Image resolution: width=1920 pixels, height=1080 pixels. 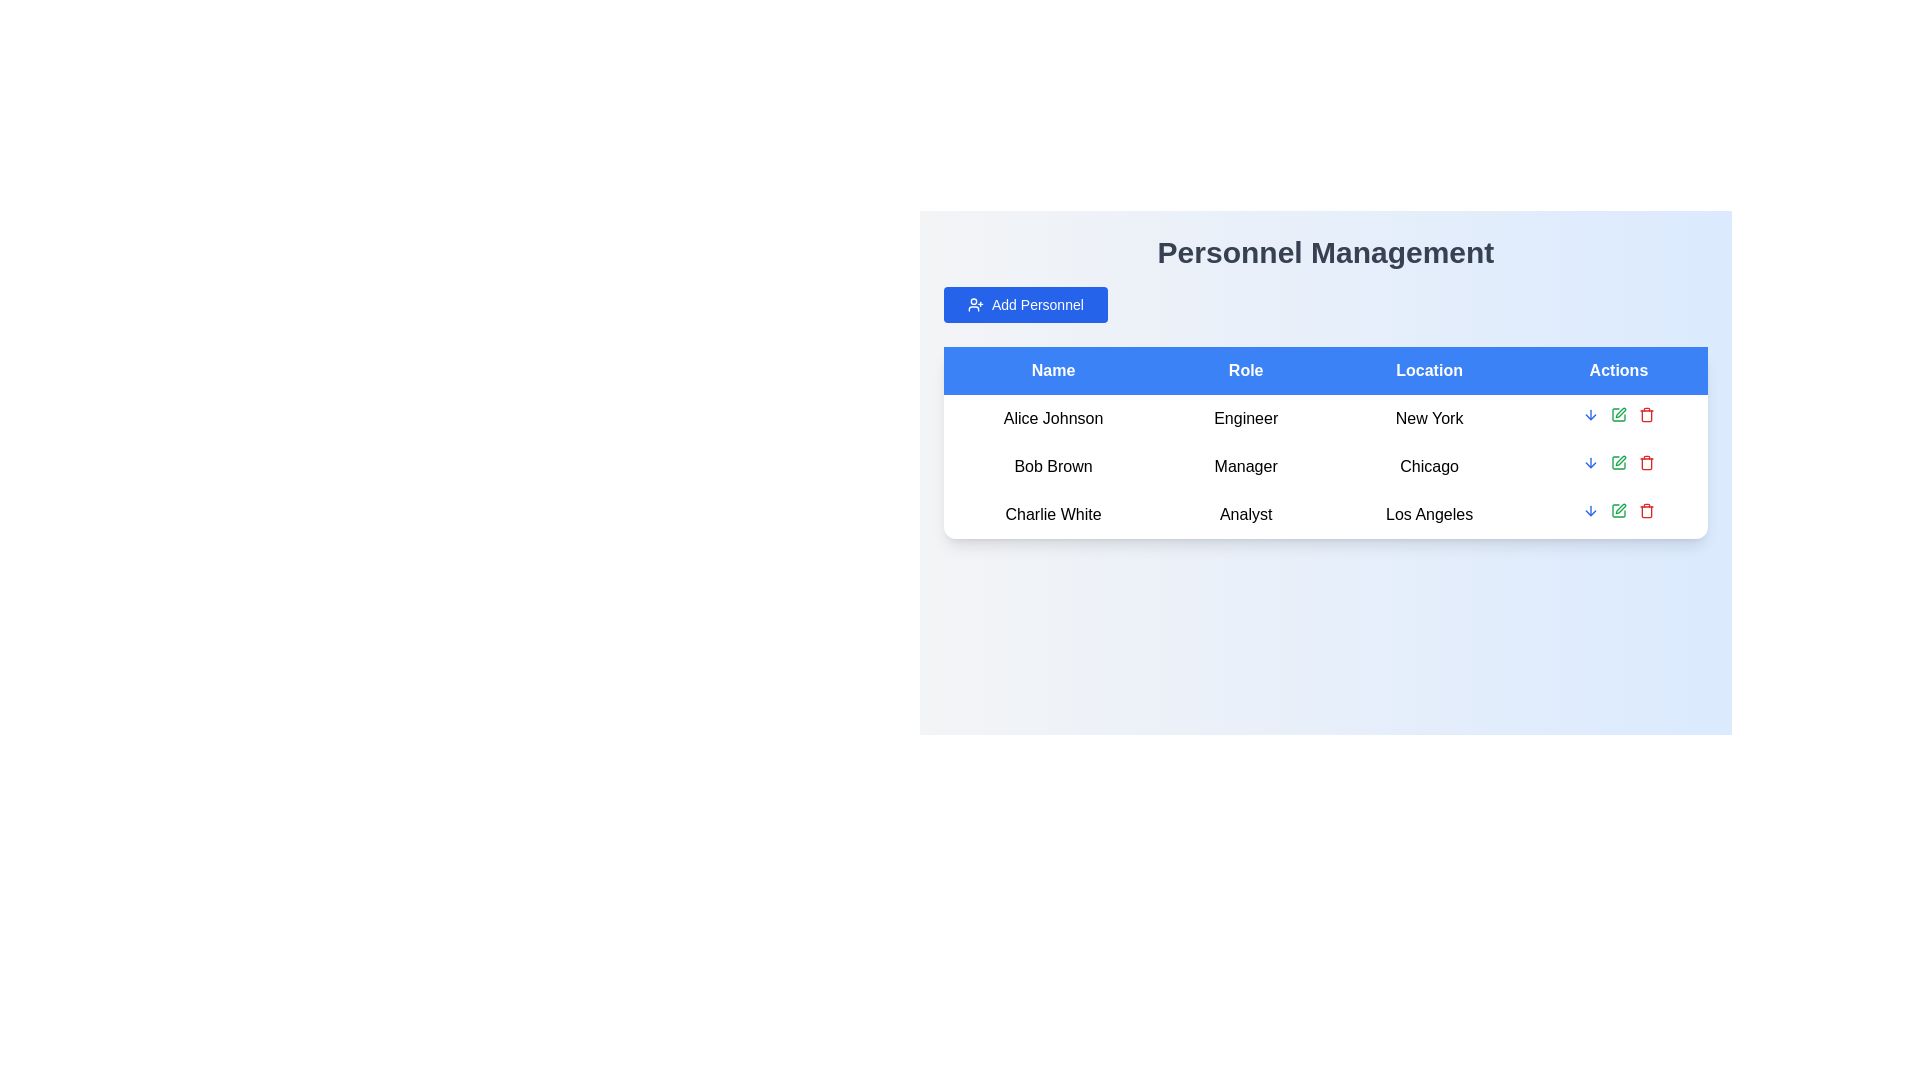 What do you see at coordinates (1325, 252) in the screenshot?
I see `the prominently styled text label that reads 'Personnel Management', located at the top of the header section above the 'Add Personnel' button` at bounding box center [1325, 252].